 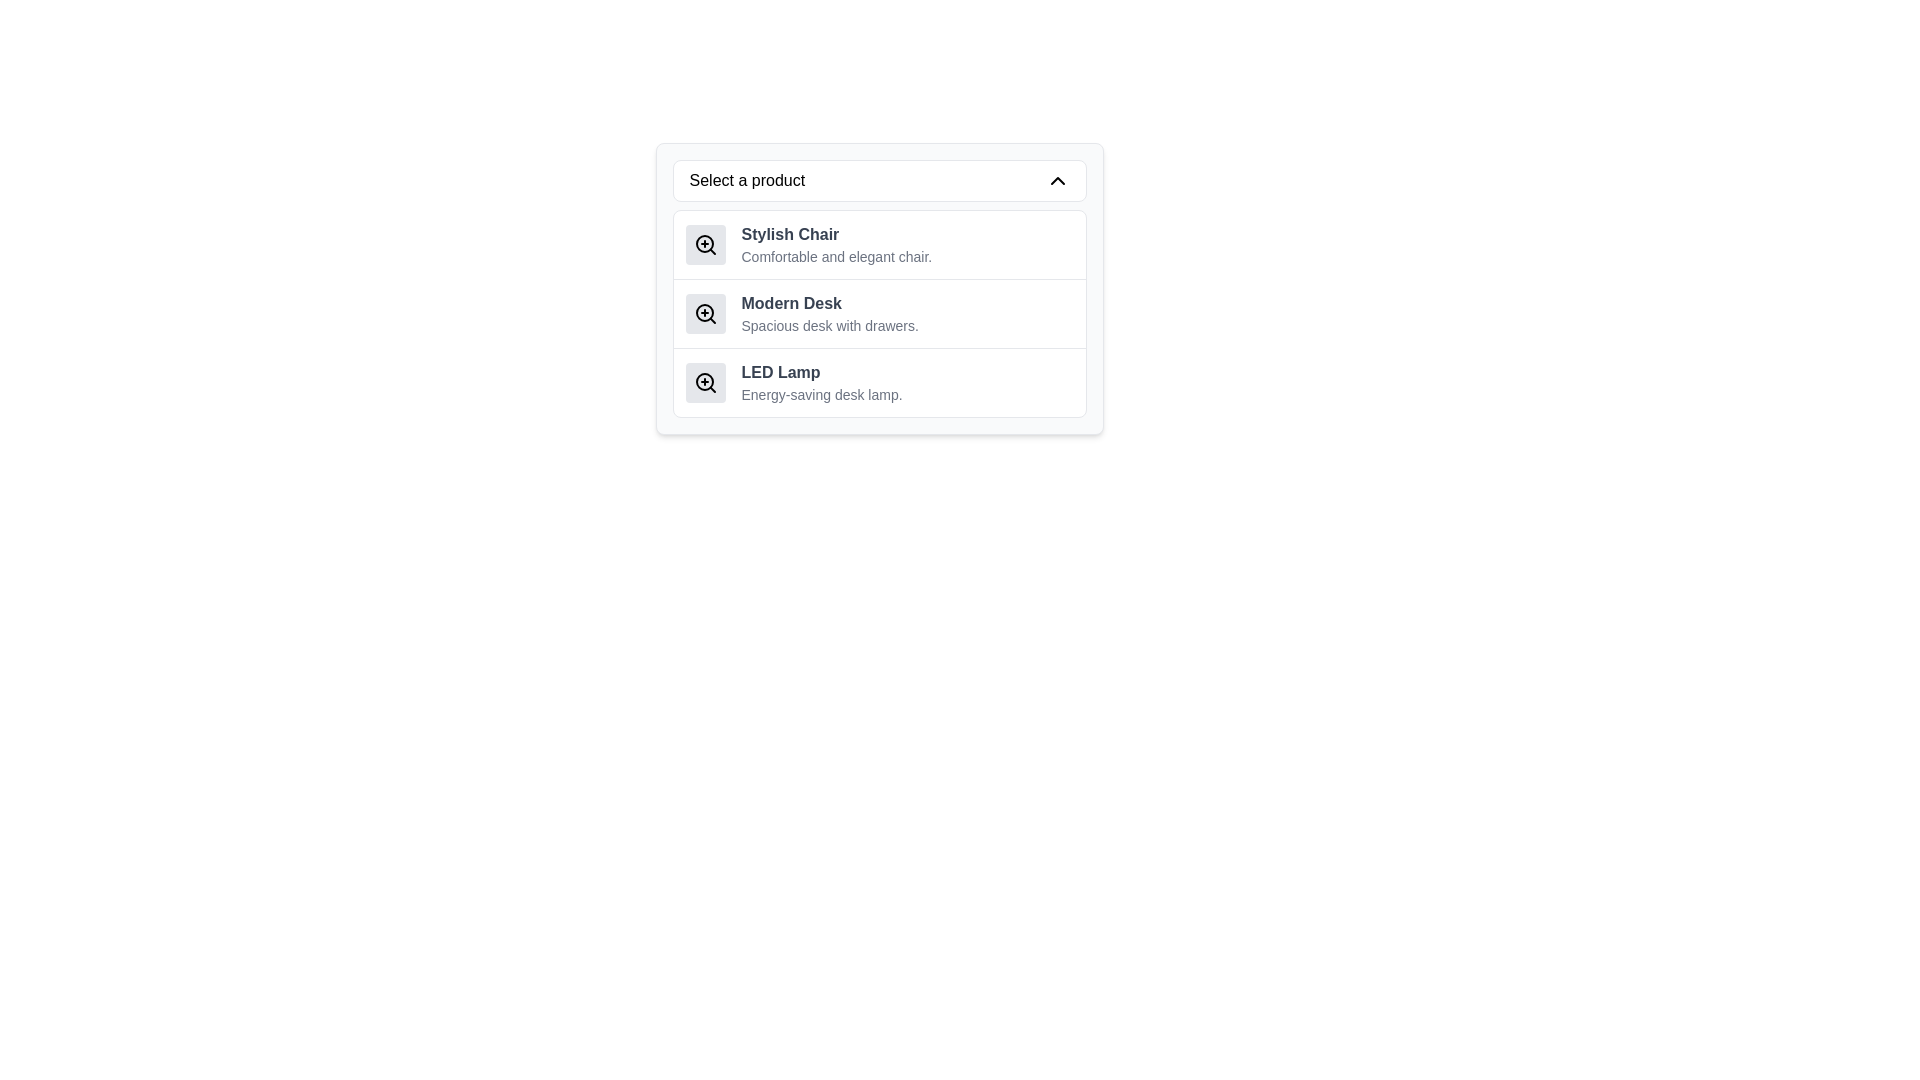 What do you see at coordinates (821, 382) in the screenshot?
I see `the third item in the dropdown menu labeled 'Select a product', which contains information about the LED Lamp product` at bounding box center [821, 382].